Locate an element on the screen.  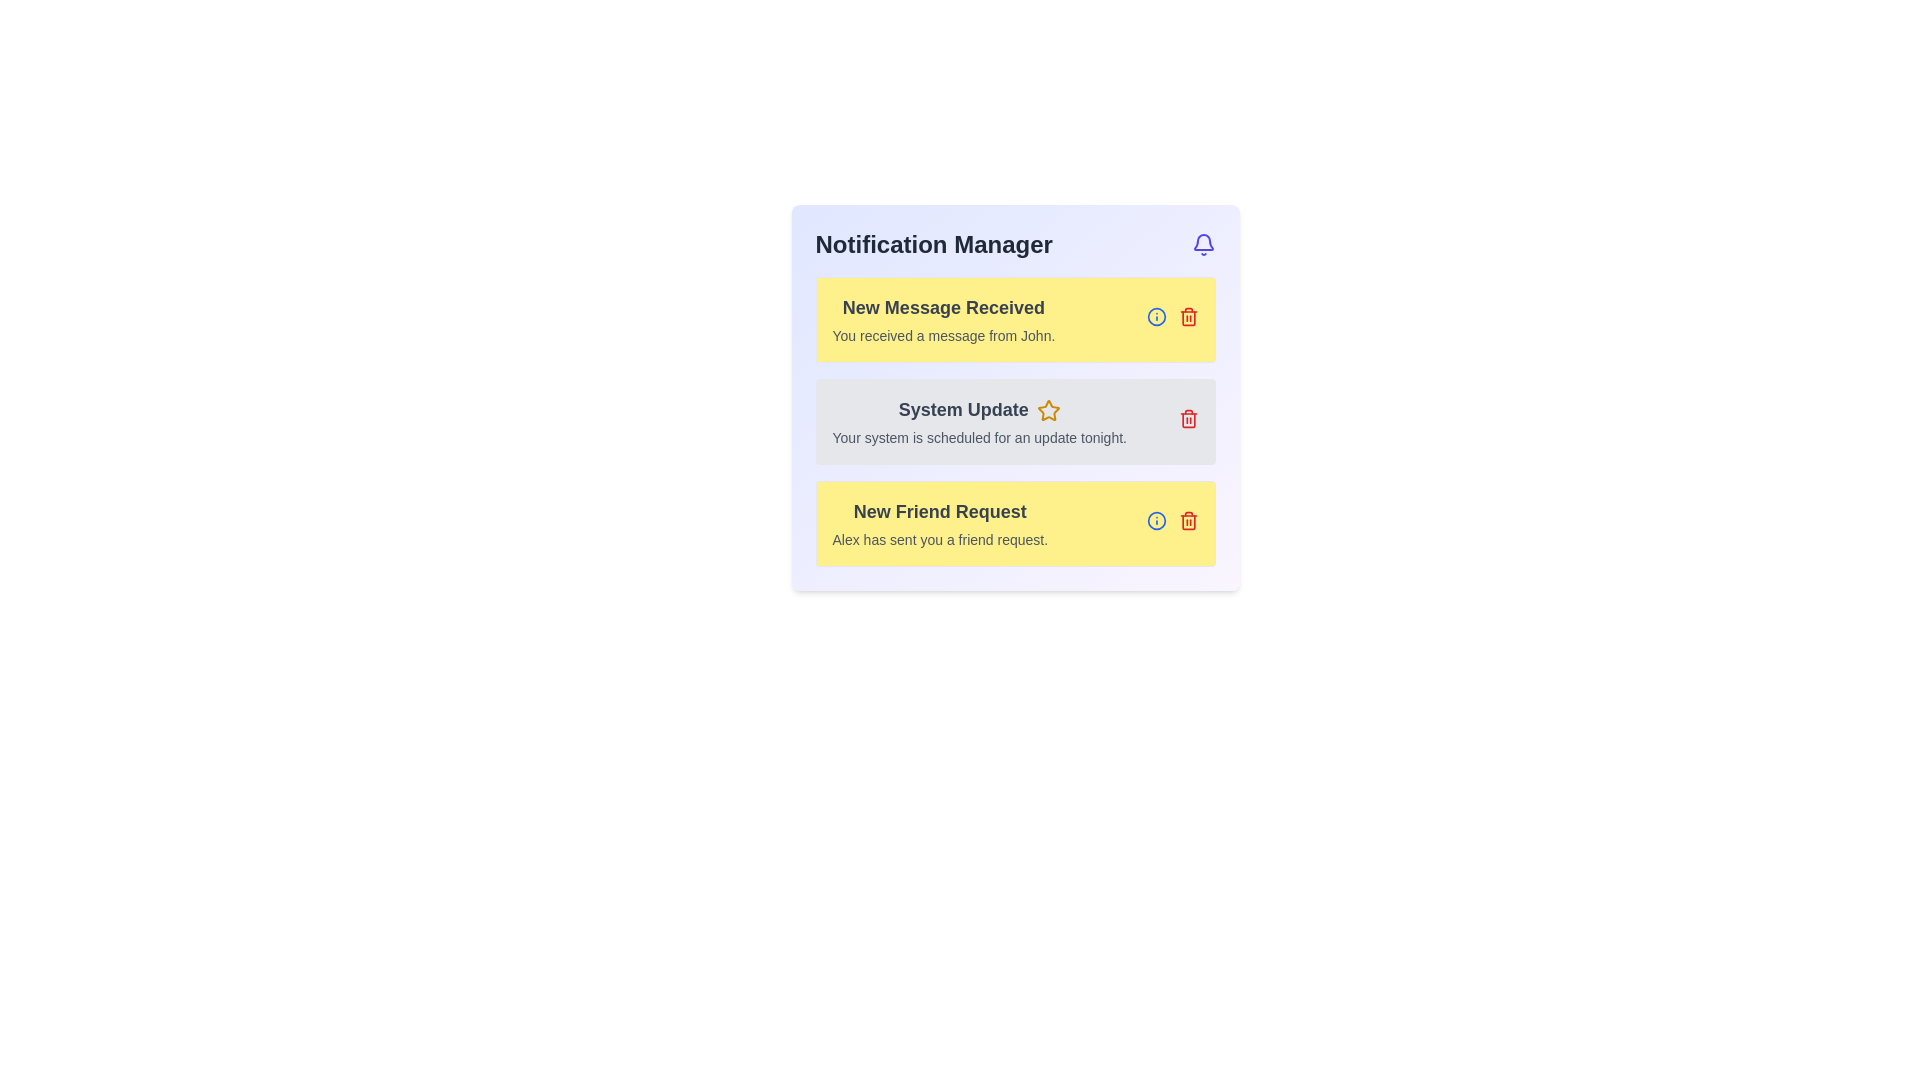
the trash/delete icon located at the far right side of the 'System Update' notification box to initiate deletion is located at coordinates (1188, 419).